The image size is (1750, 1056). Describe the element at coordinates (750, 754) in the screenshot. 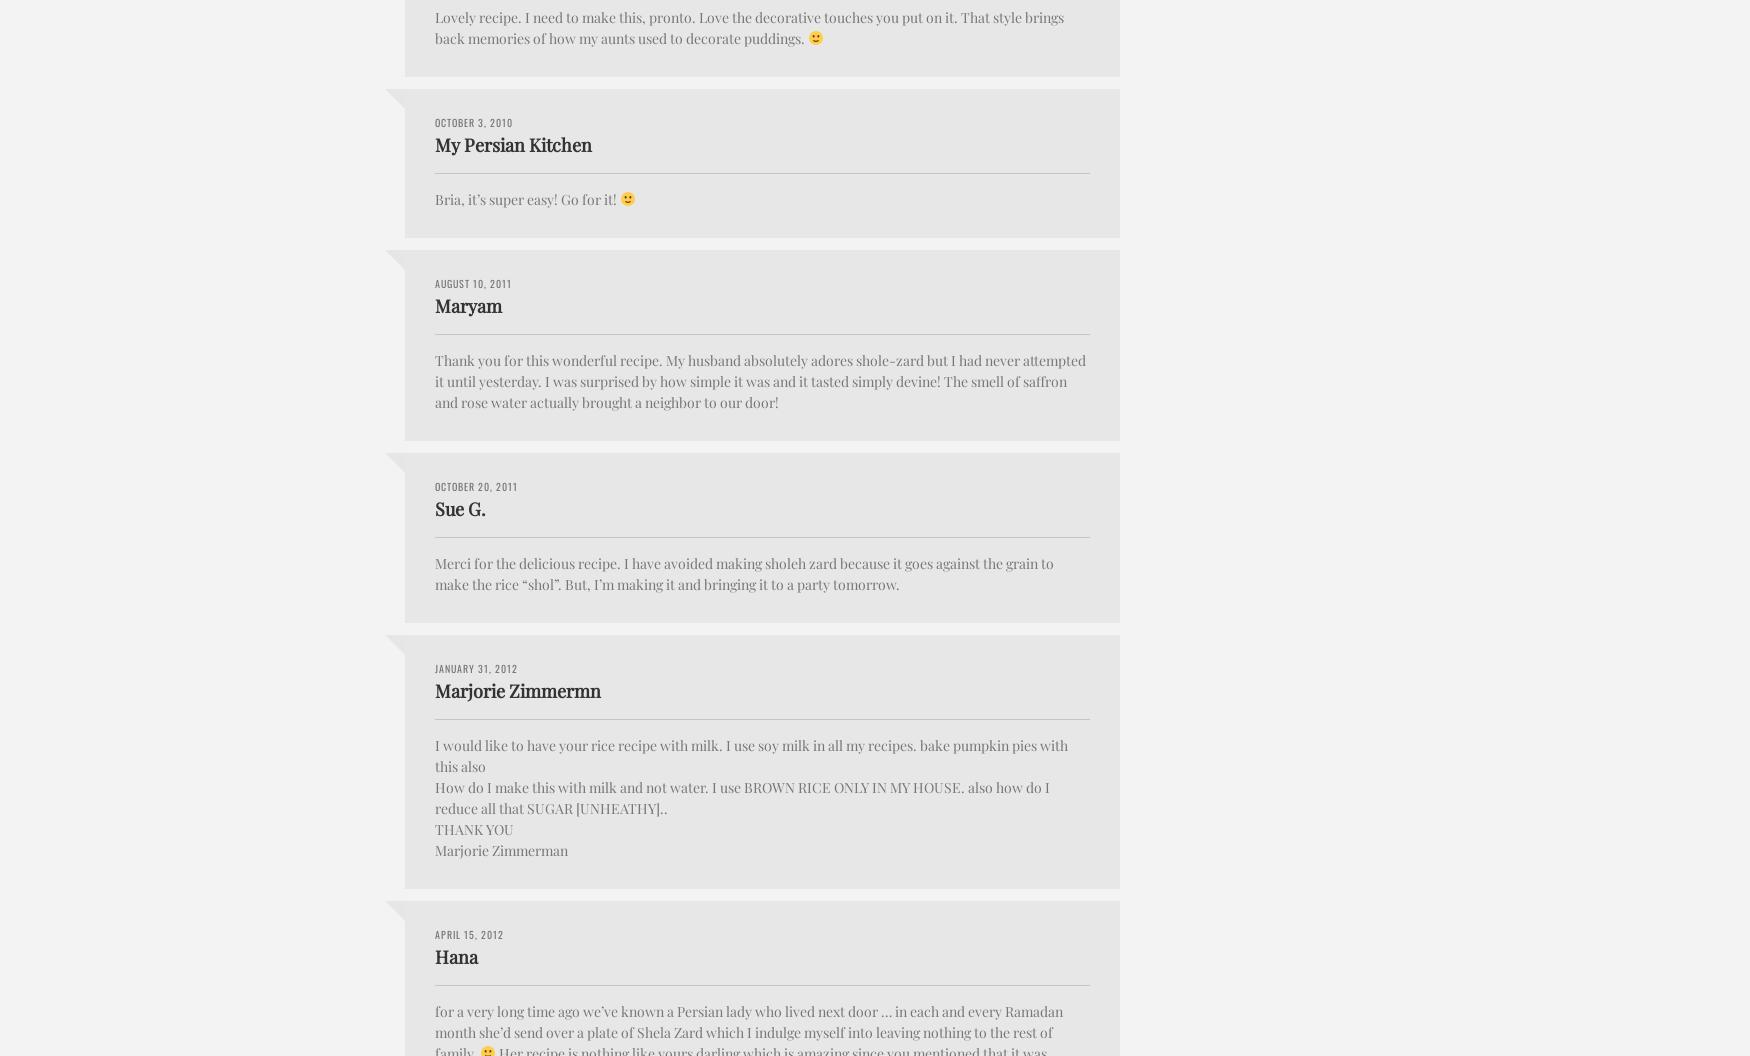

I see `'I would like to have your rice recipe with milk. I use soy milk in all my recipes. bake pumpkin pies with this also'` at that location.